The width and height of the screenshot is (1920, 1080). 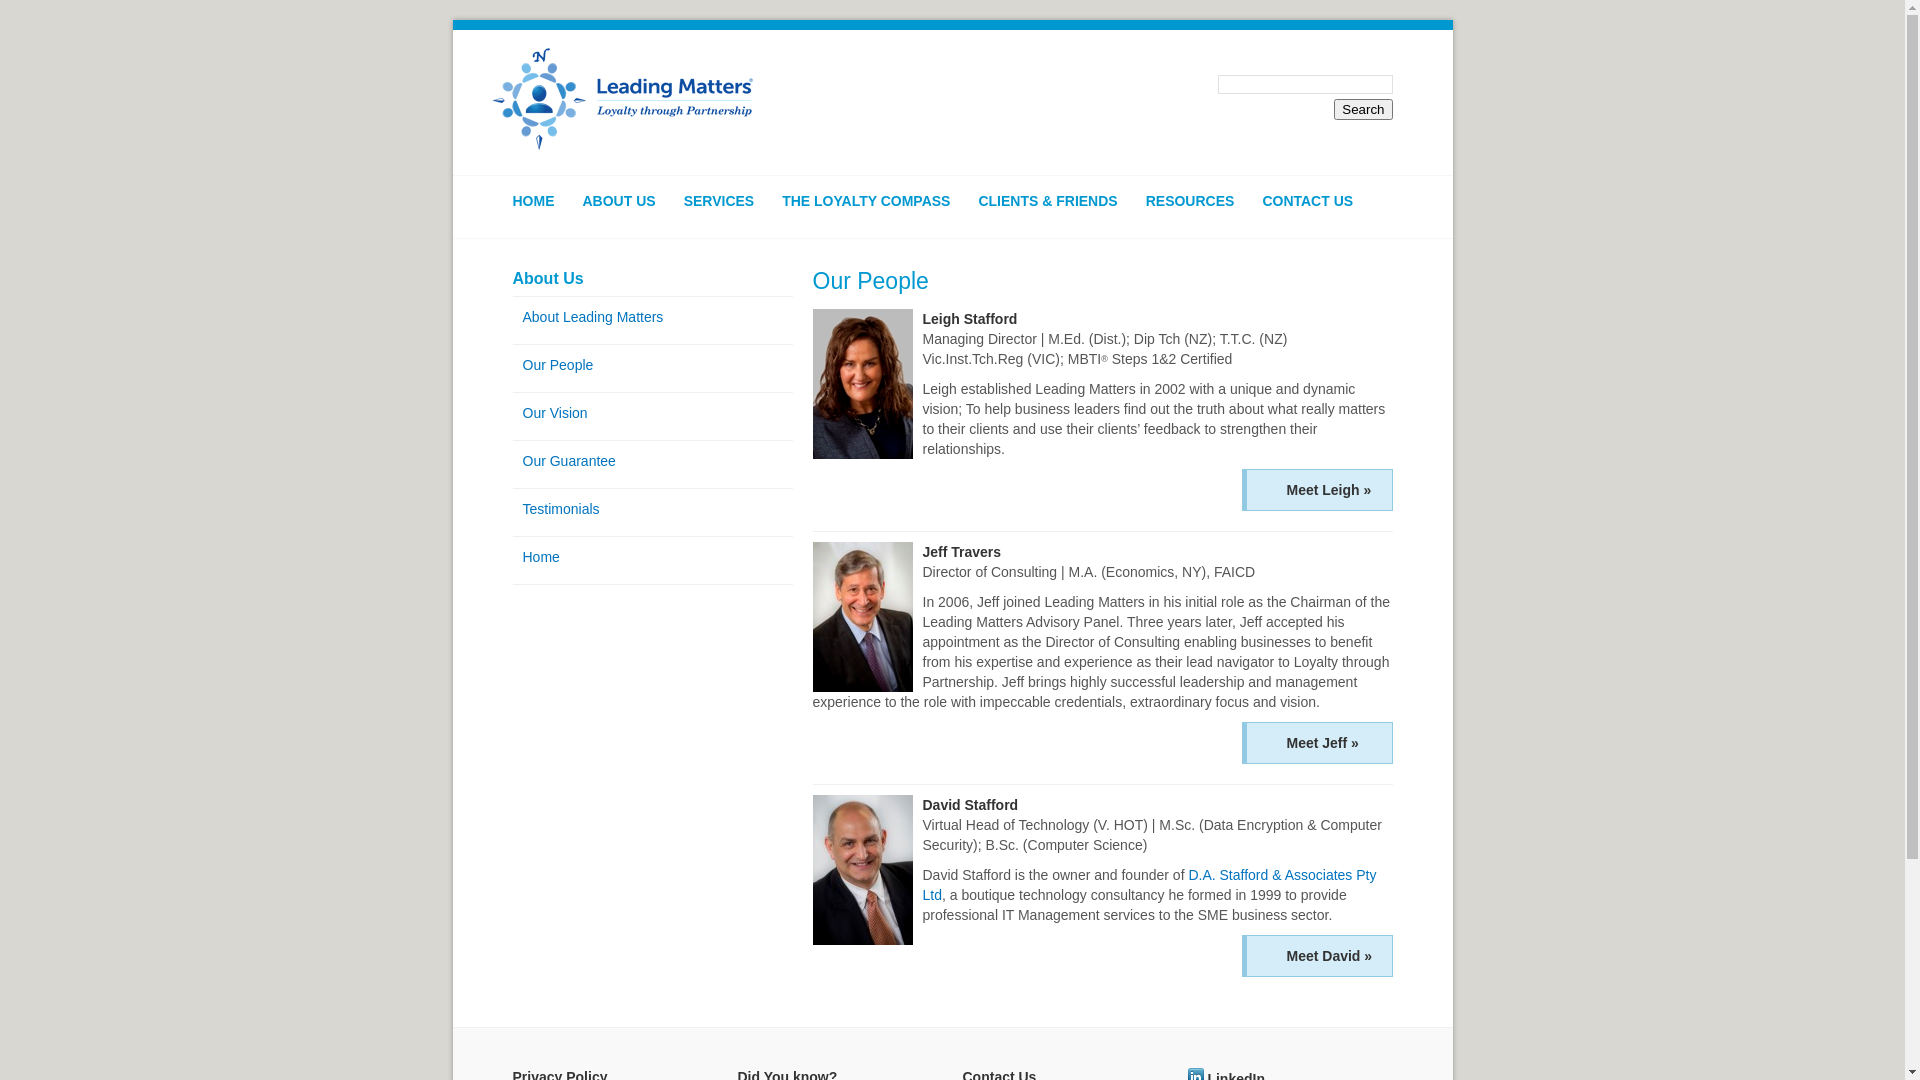 What do you see at coordinates (1148, 883) in the screenshot?
I see `'D.A. Stafford & Associates Pty Ltd'` at bounding box center [1148, 883].